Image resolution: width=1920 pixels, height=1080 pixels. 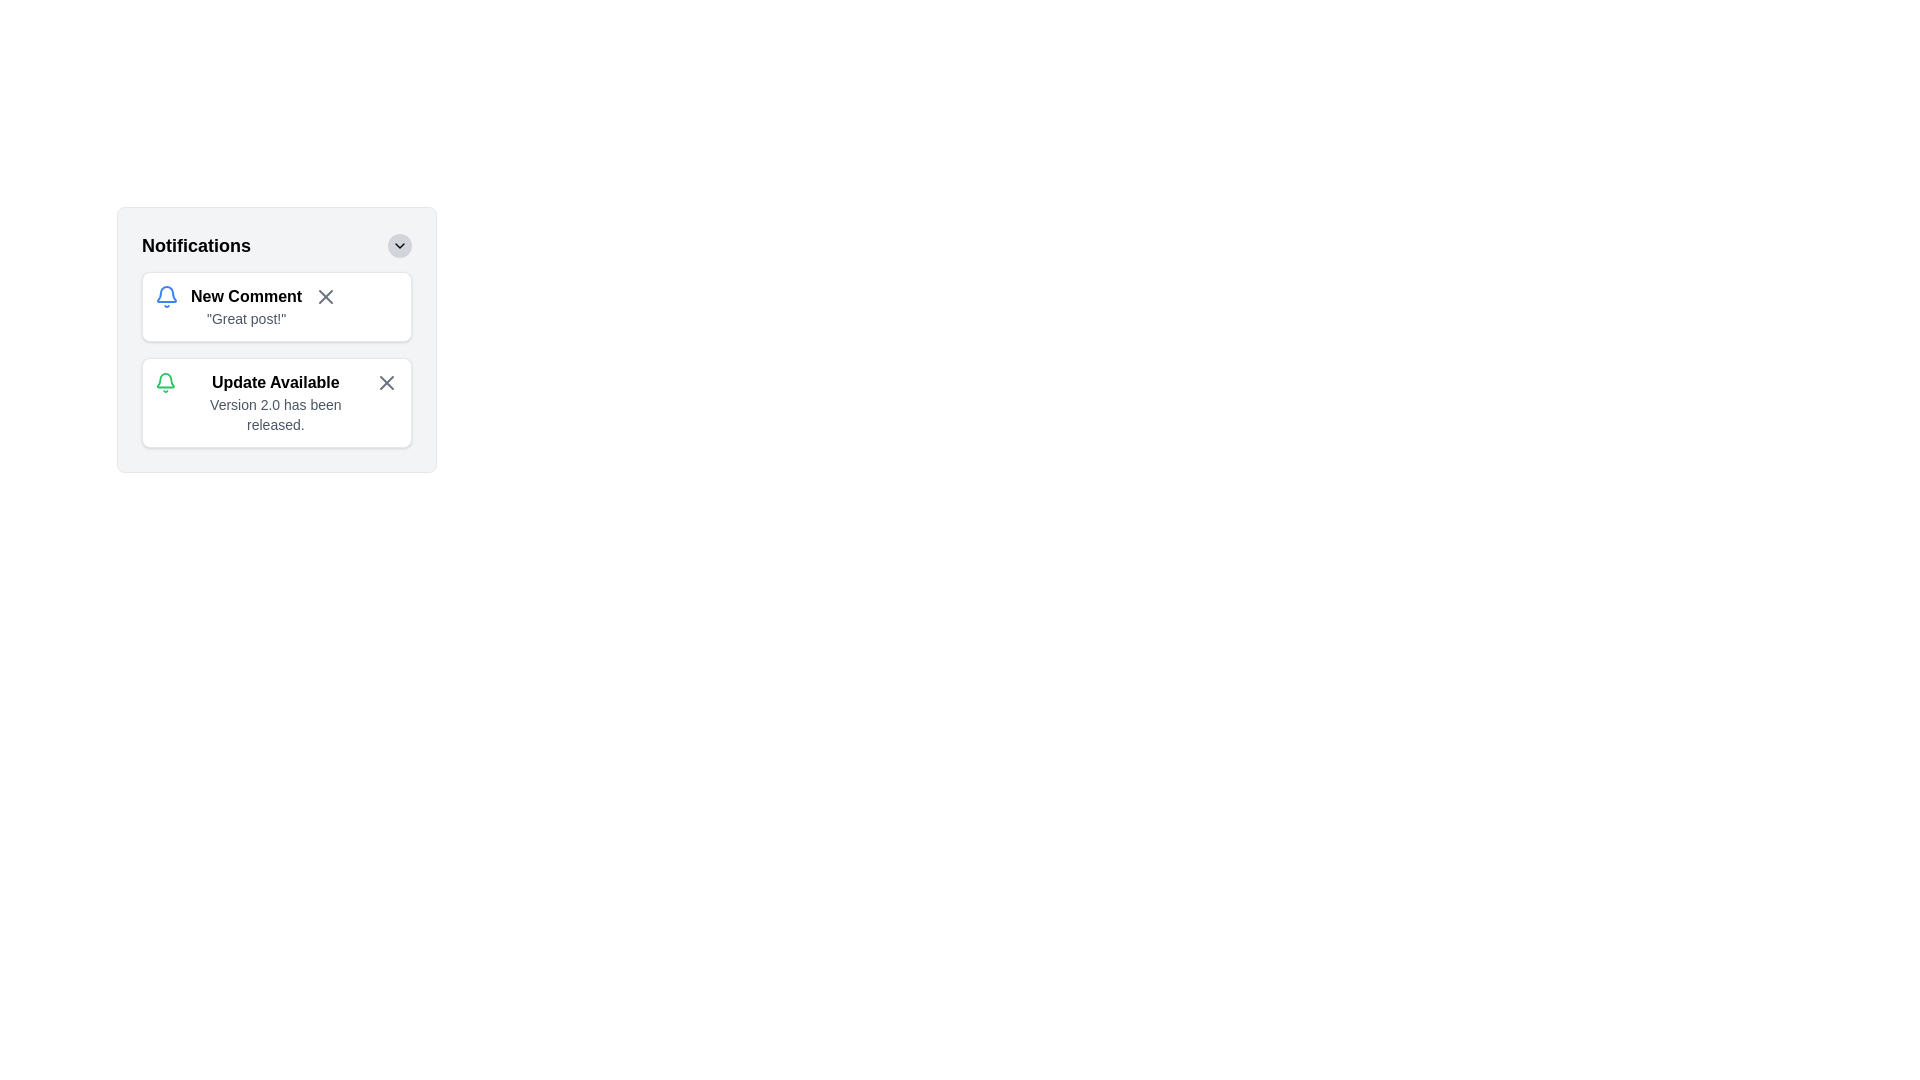 I want to click on the notification message displaying 'Update Available' which is the second notification in the vertical list of notifications, so click(x=274, y=402).